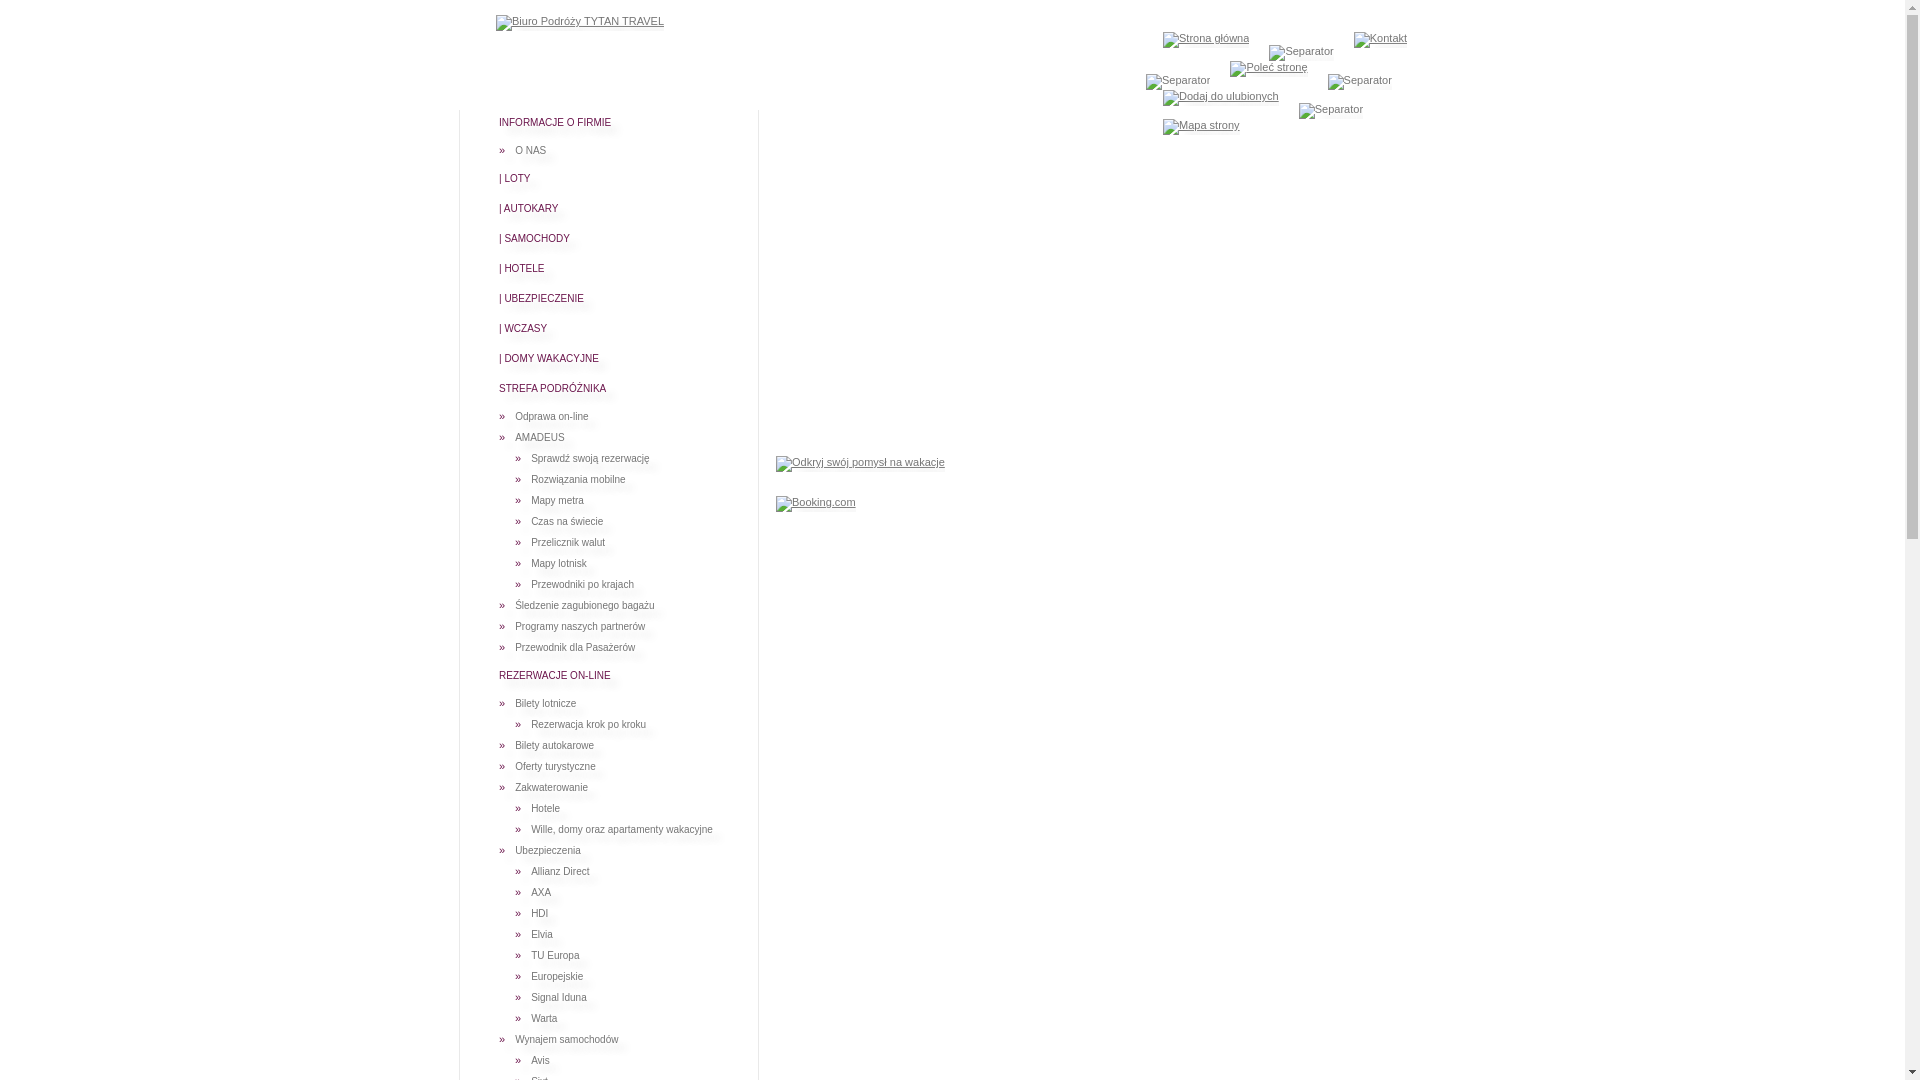 The height and width of the screenshot is (1080, 1920). What do you see at coordinates (548, 357) in the screenshot?
I see `'| DOMY WAKACYJNE'` at bounding box center [548, 357].